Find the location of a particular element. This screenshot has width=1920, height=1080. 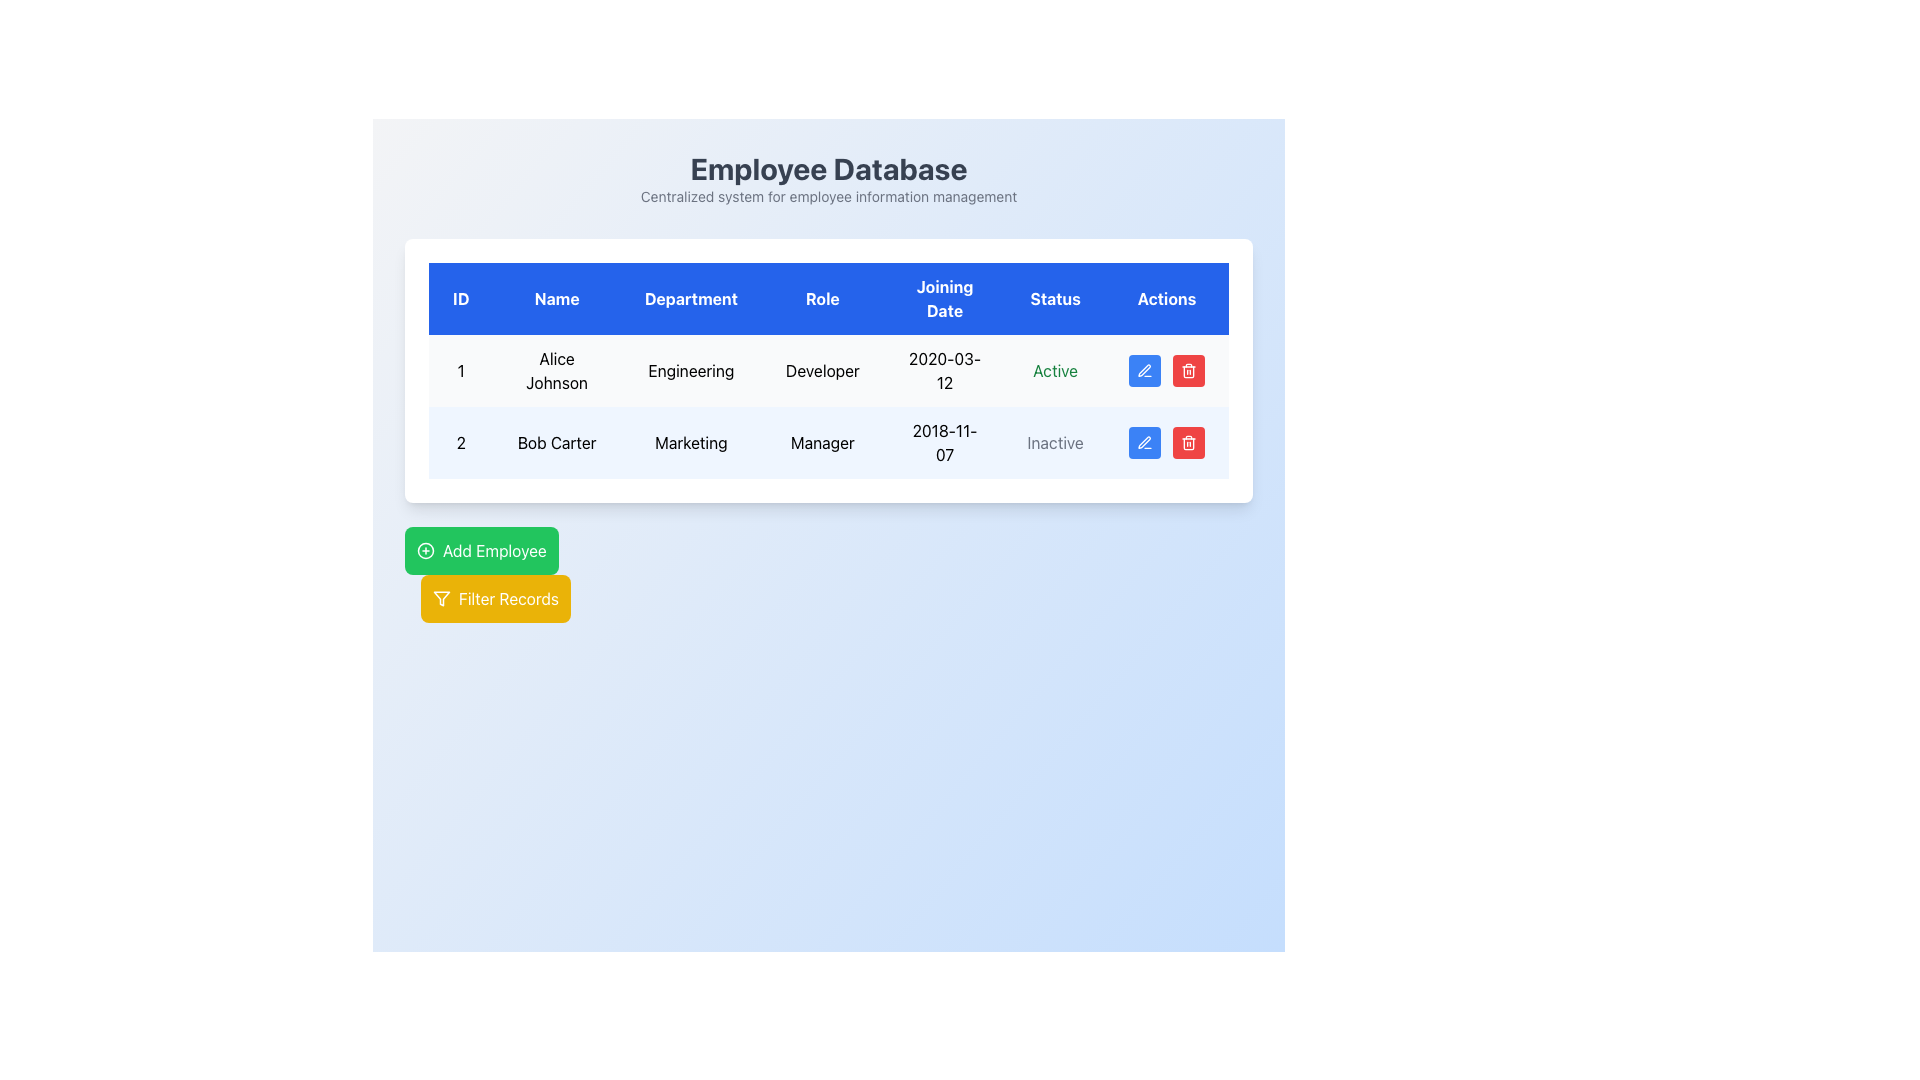

the red button in the 'Actions' column of the first row is located at coordinates (1166, 370).